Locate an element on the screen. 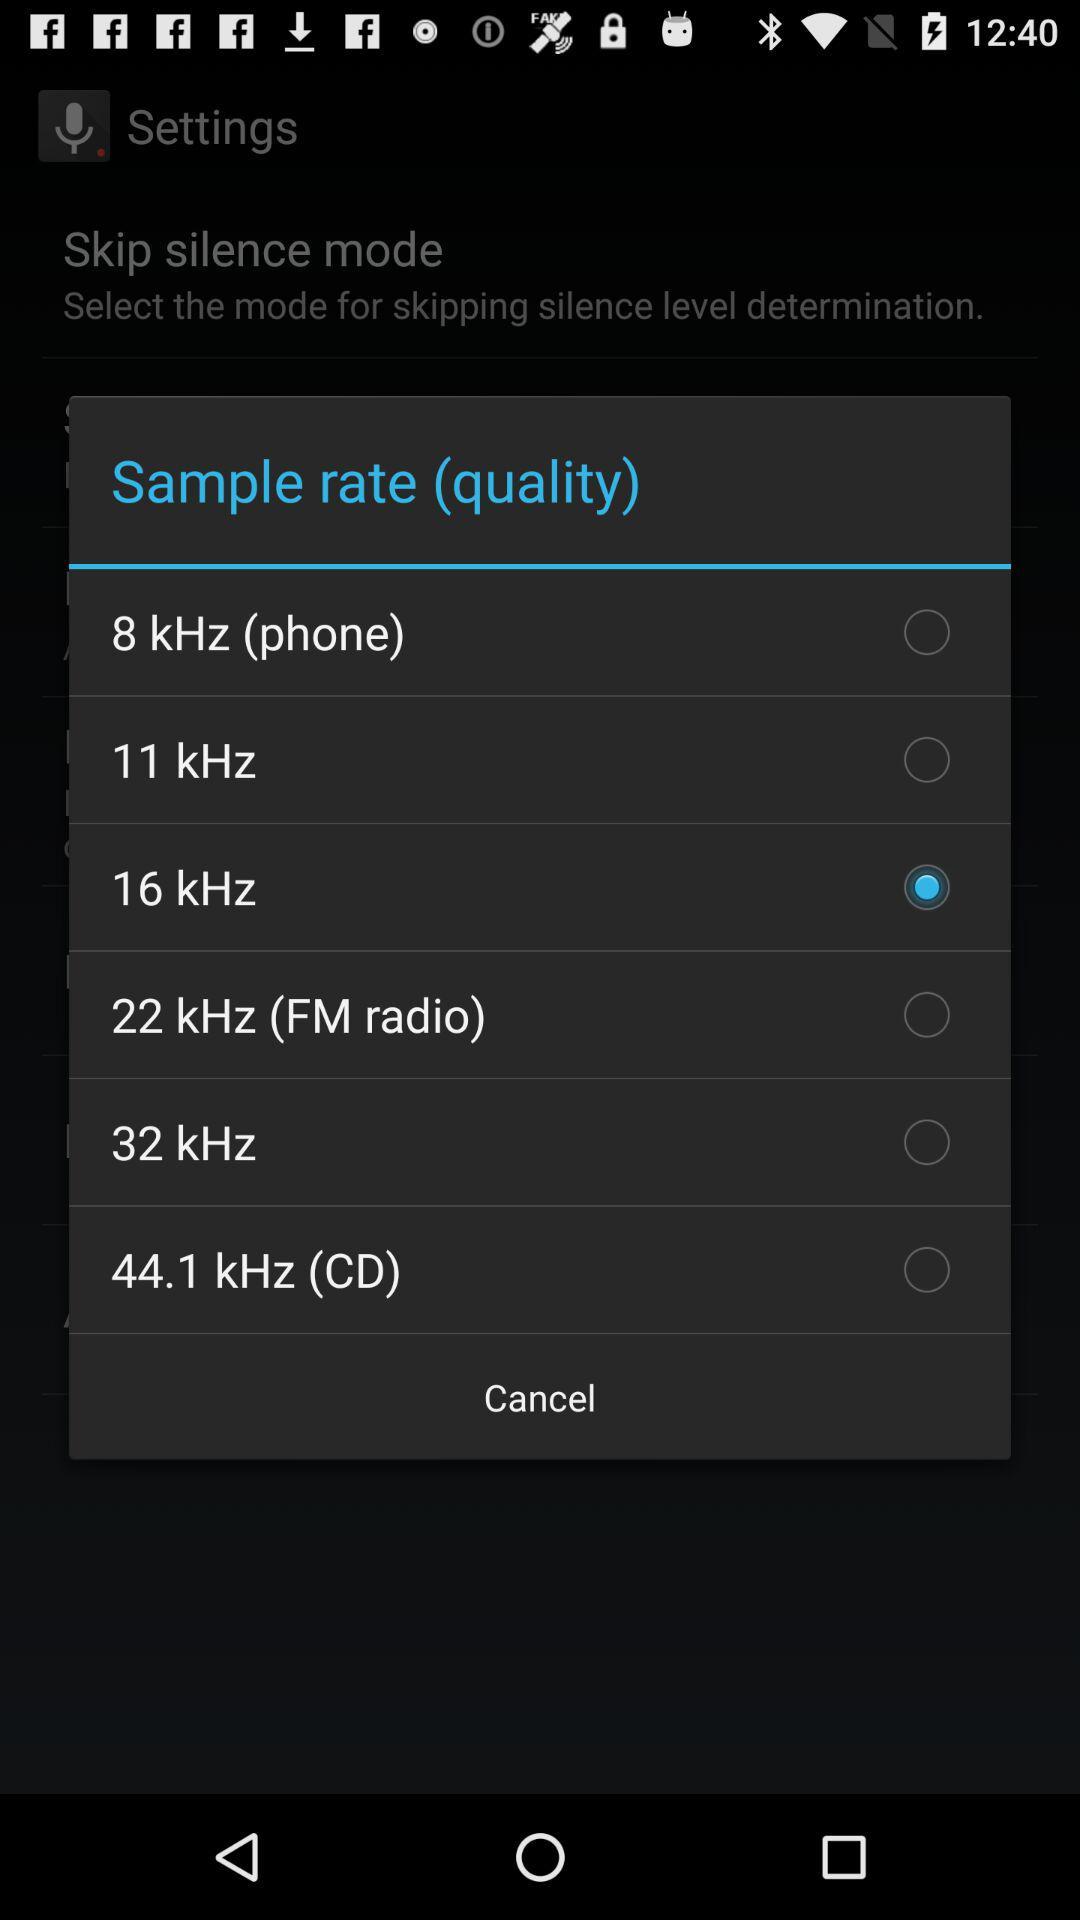 The height and width of the screenshot is (1920, 1080). cancel button is located at coordinates (540, 1396).